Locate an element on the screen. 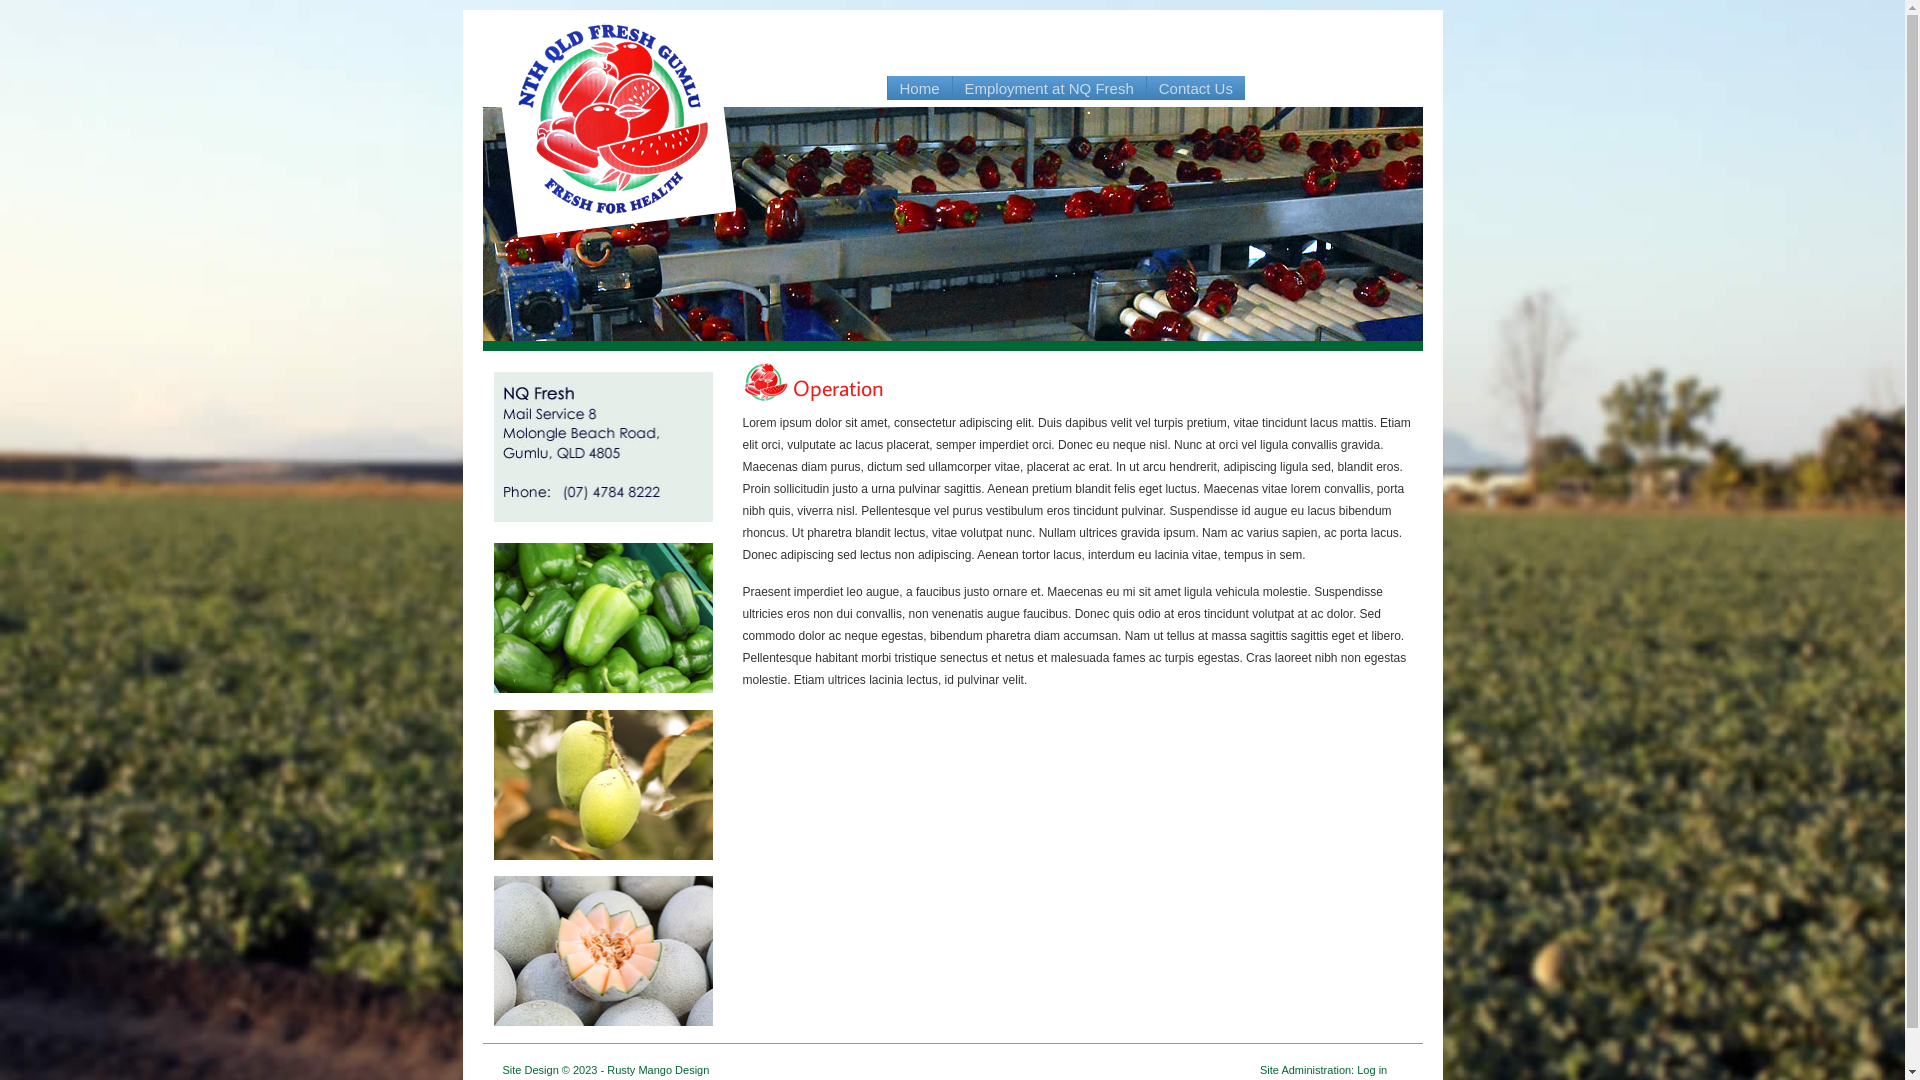  'Contact Us' is located at coordinates (1147, 87).